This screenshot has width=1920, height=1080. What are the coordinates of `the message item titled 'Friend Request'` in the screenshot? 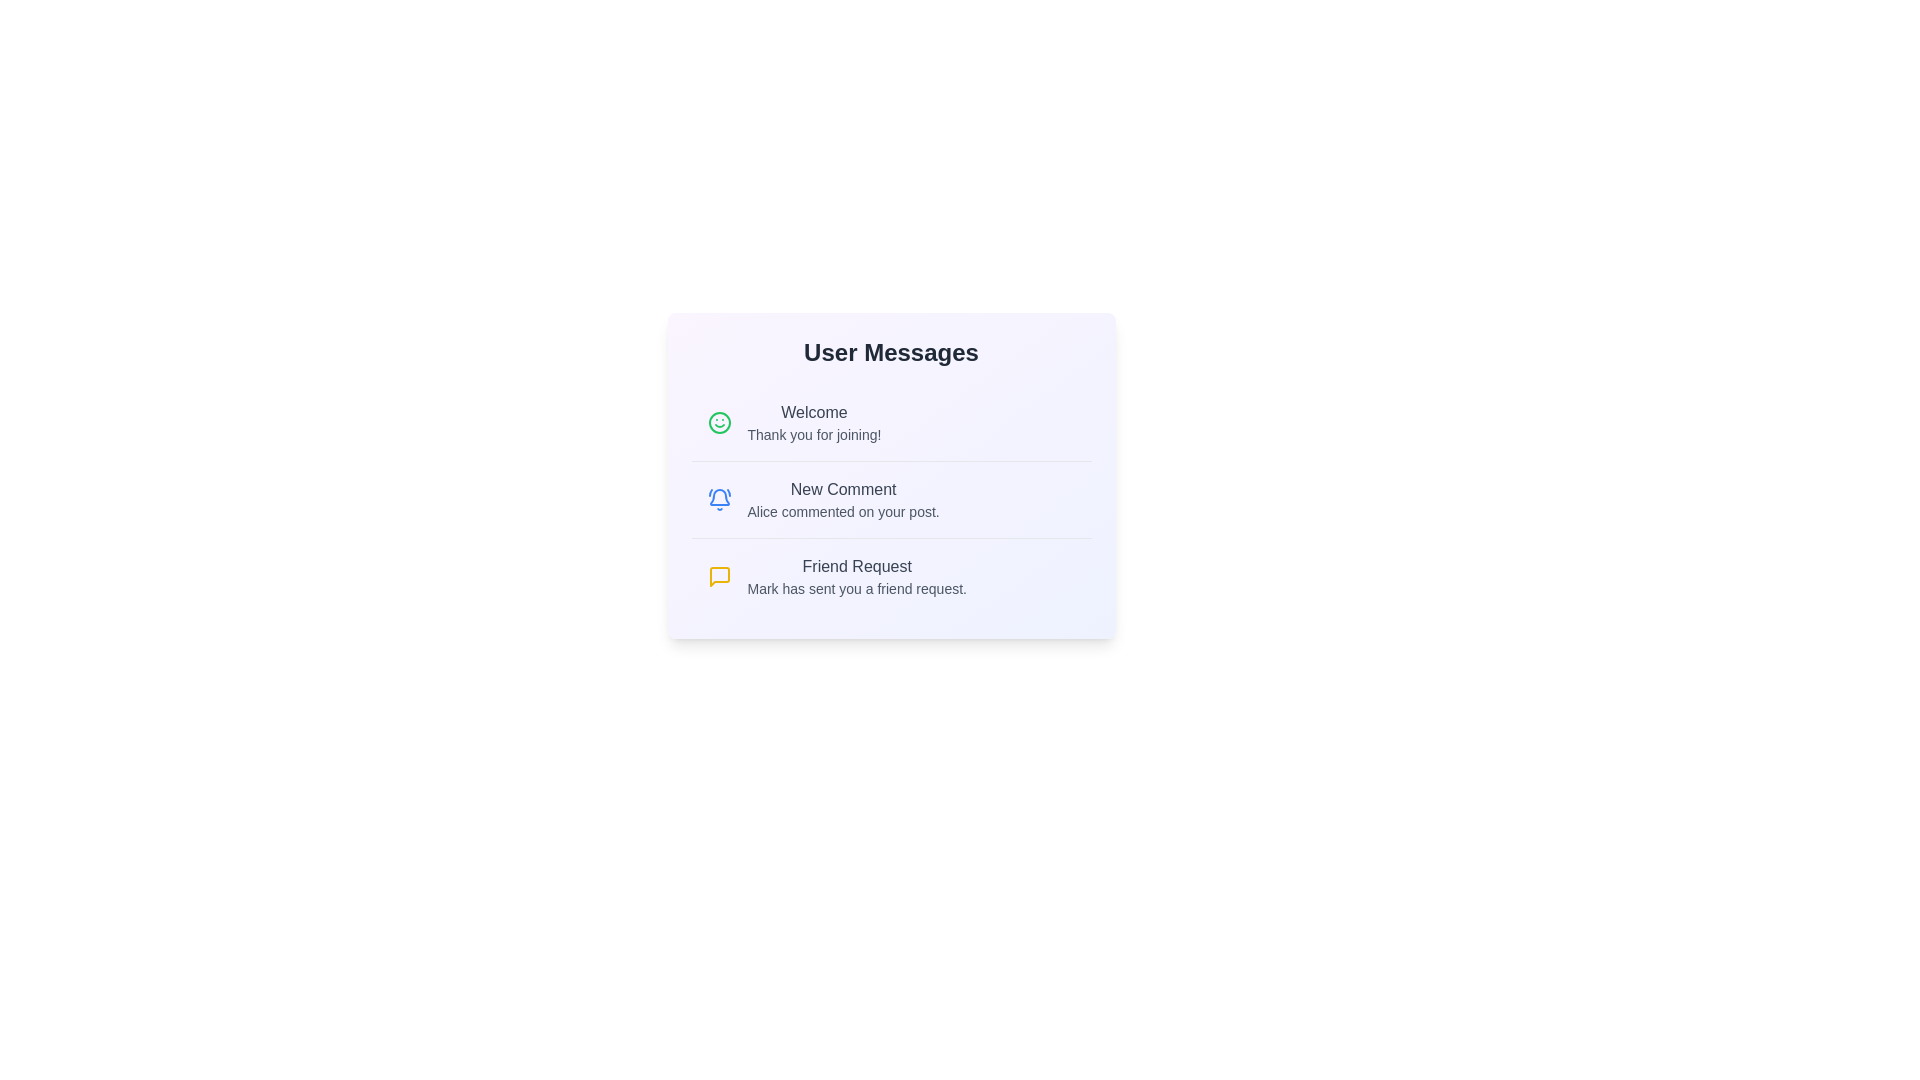 It's located at (890, 576).